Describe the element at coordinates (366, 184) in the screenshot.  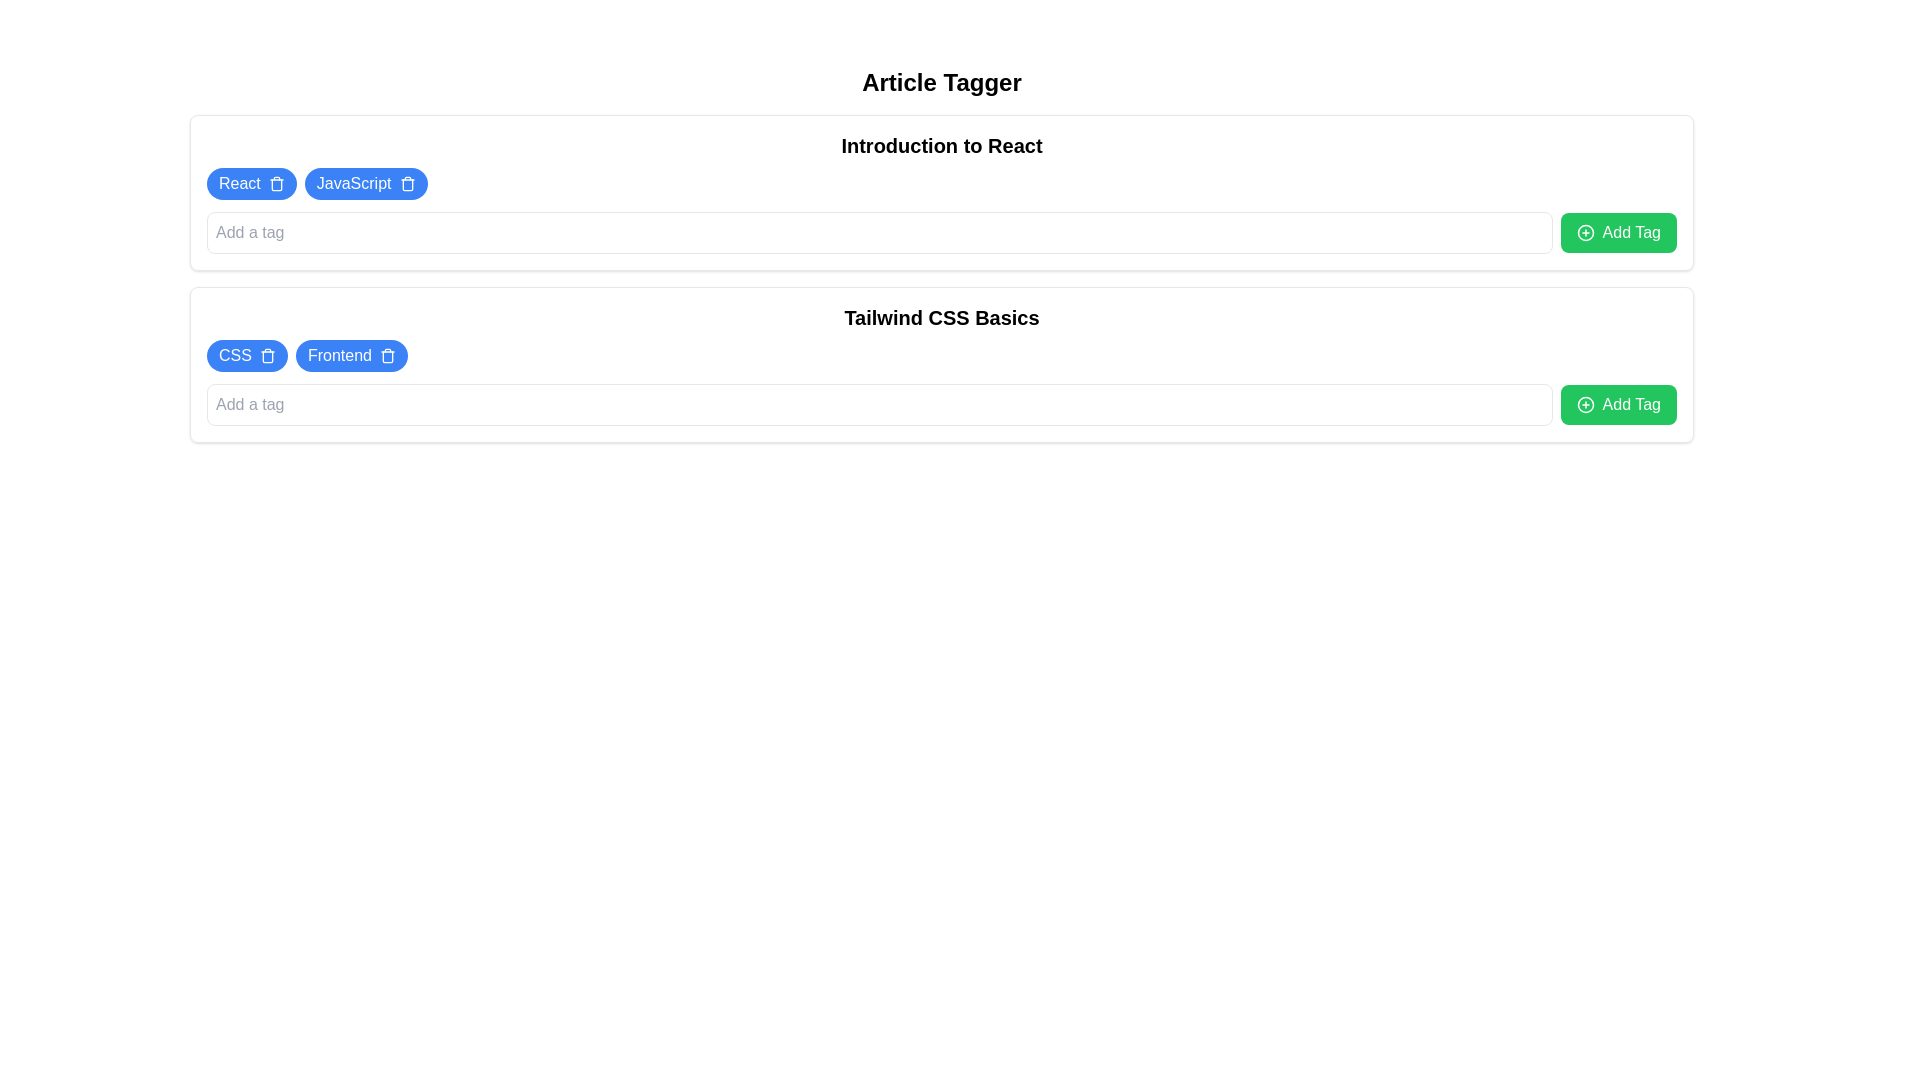
I see `the blue pill-shaped tag with the text 'JavaScript'` at that location.